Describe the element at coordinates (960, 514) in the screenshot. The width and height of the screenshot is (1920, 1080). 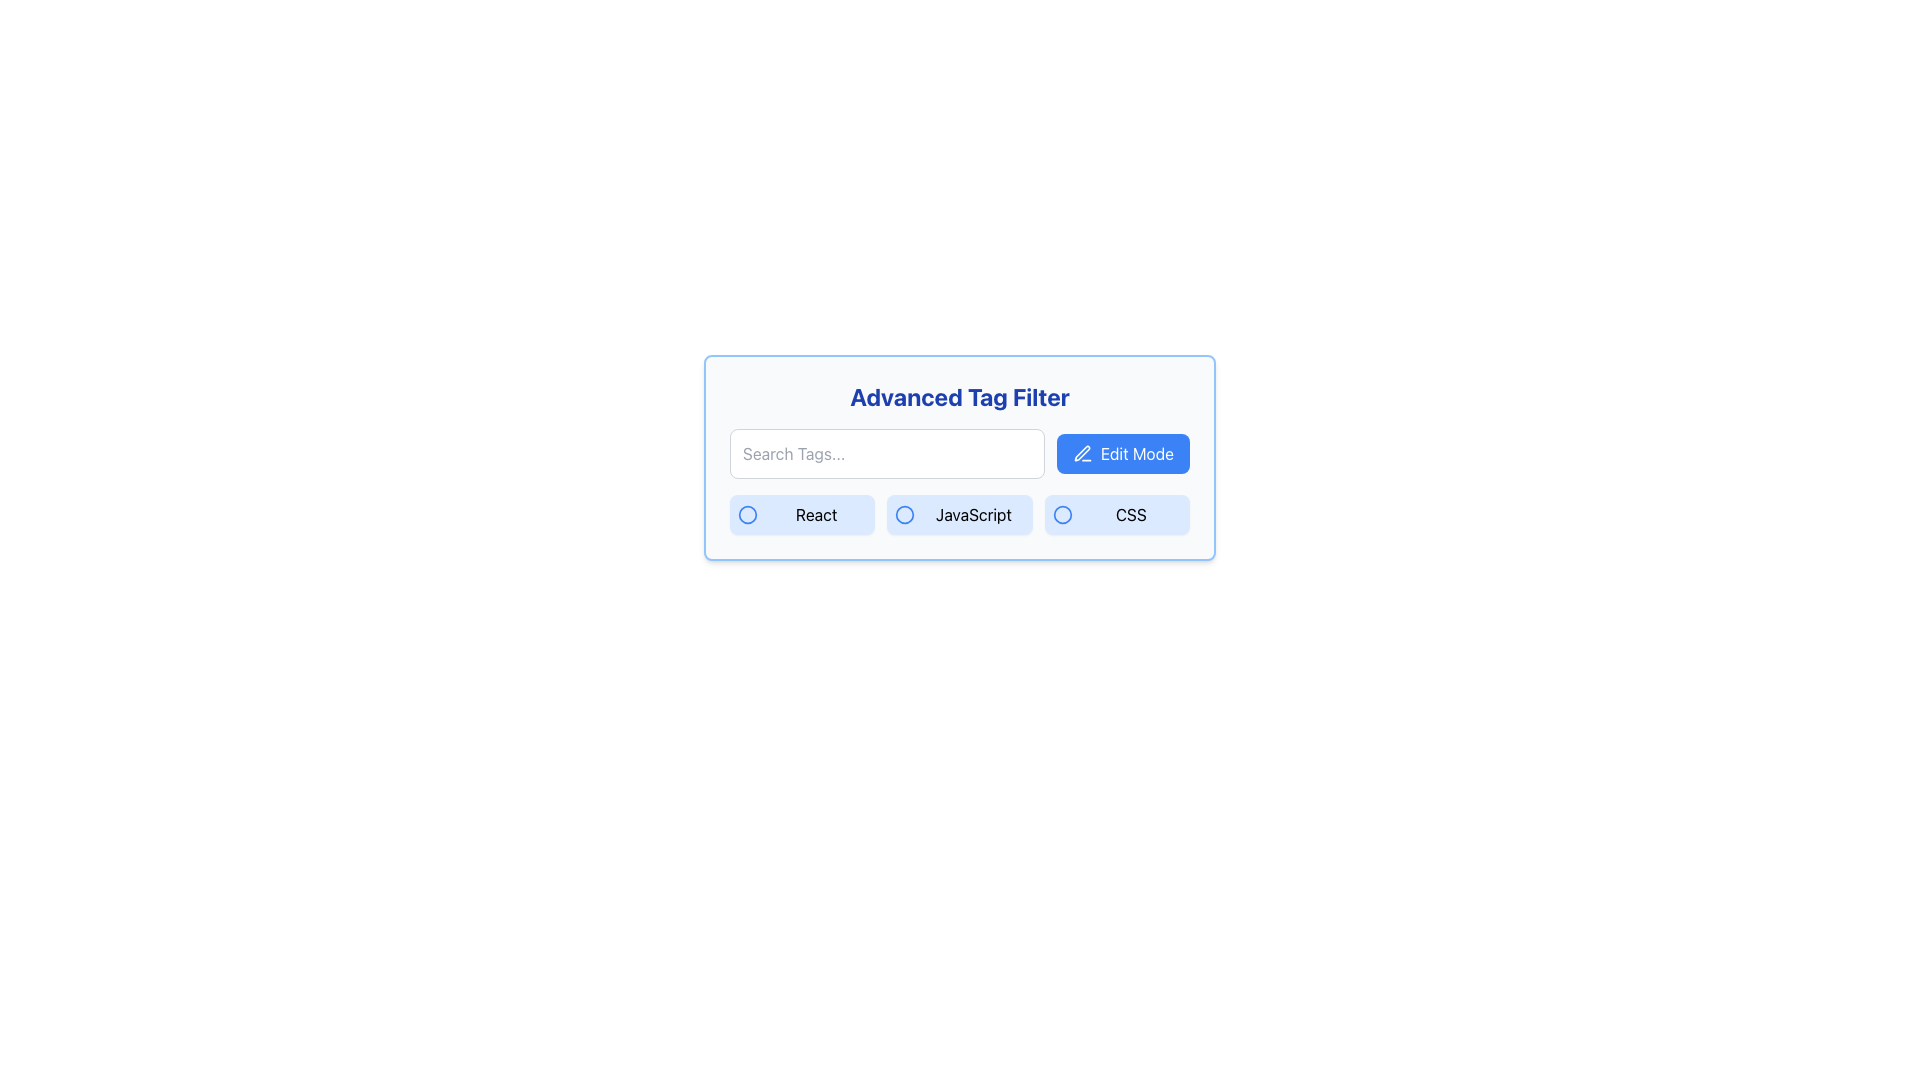
I see `one of the items in the Grid of selectable items for the Advanced Tag Filter` at that location.